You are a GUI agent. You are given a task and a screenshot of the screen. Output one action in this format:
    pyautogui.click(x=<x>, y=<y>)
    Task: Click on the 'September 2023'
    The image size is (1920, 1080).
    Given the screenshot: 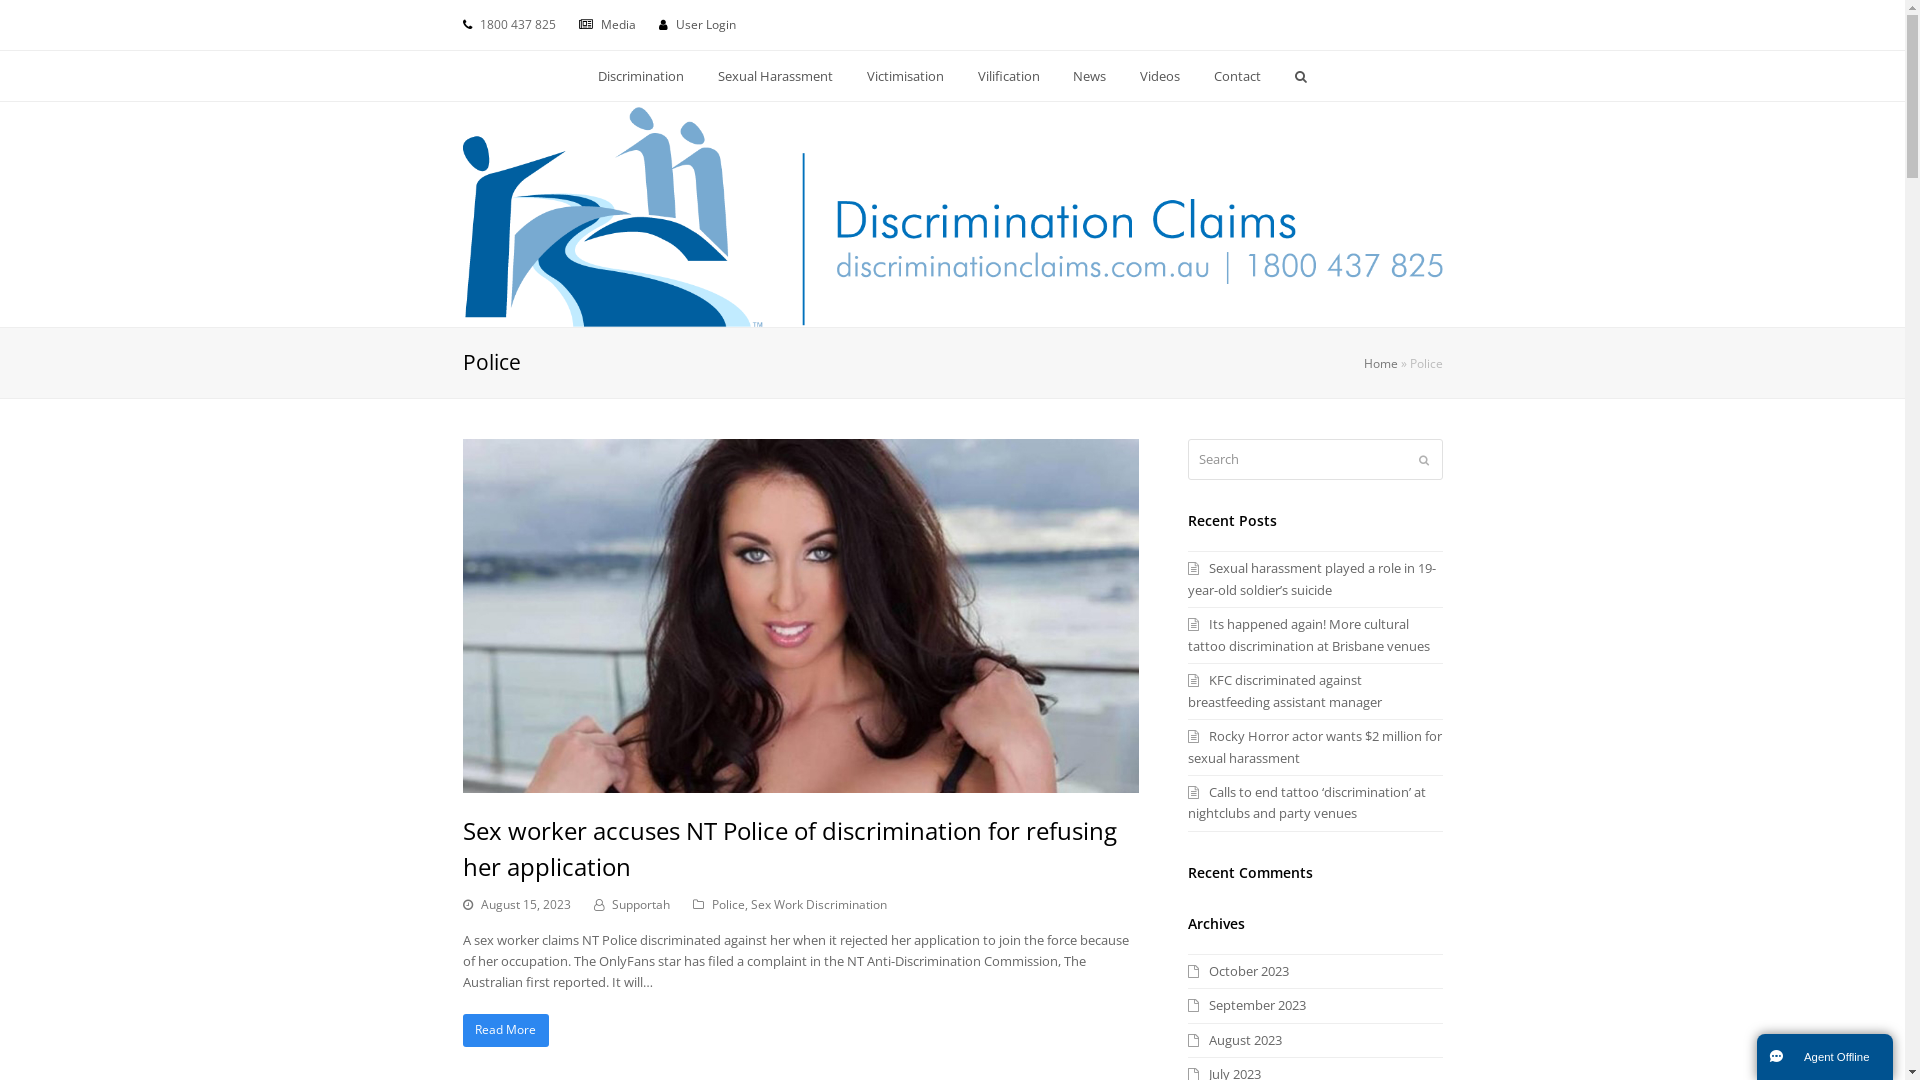 What is the action you would take?
    pyautogui.click(x=1246, y=1005)
    